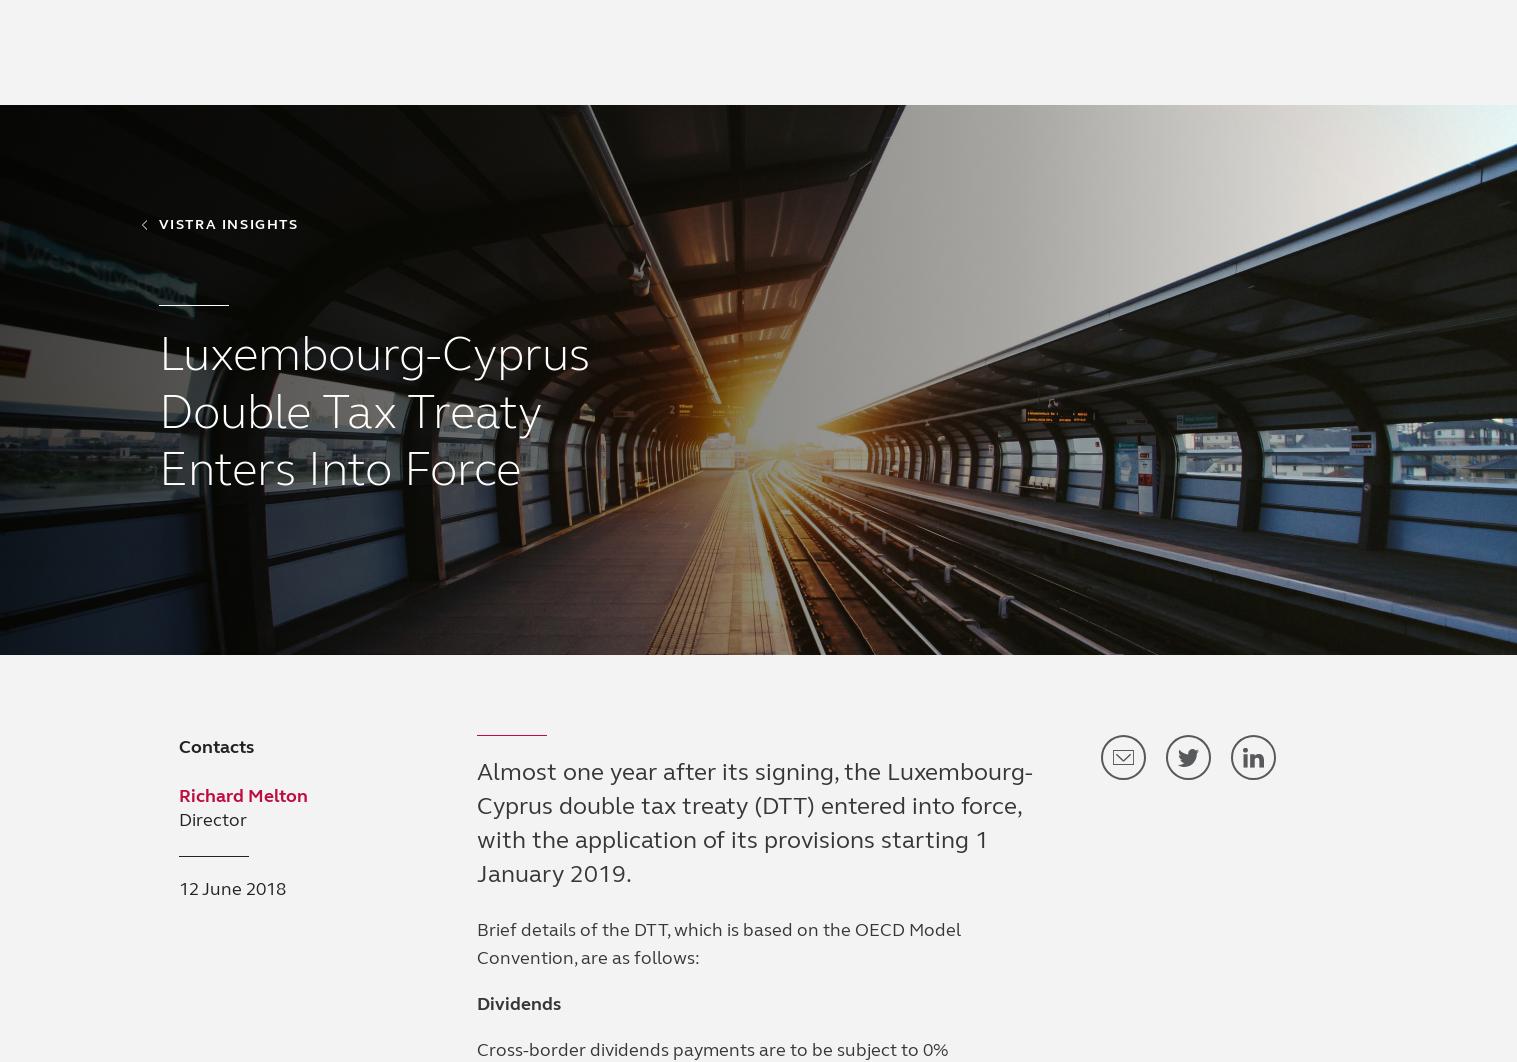 This screenshot has height=1062, width=1517. What do you see at coordinates (1321, 86) in the screenshot?
I see `'Contact Us'` at bounding box center [1321, 86].